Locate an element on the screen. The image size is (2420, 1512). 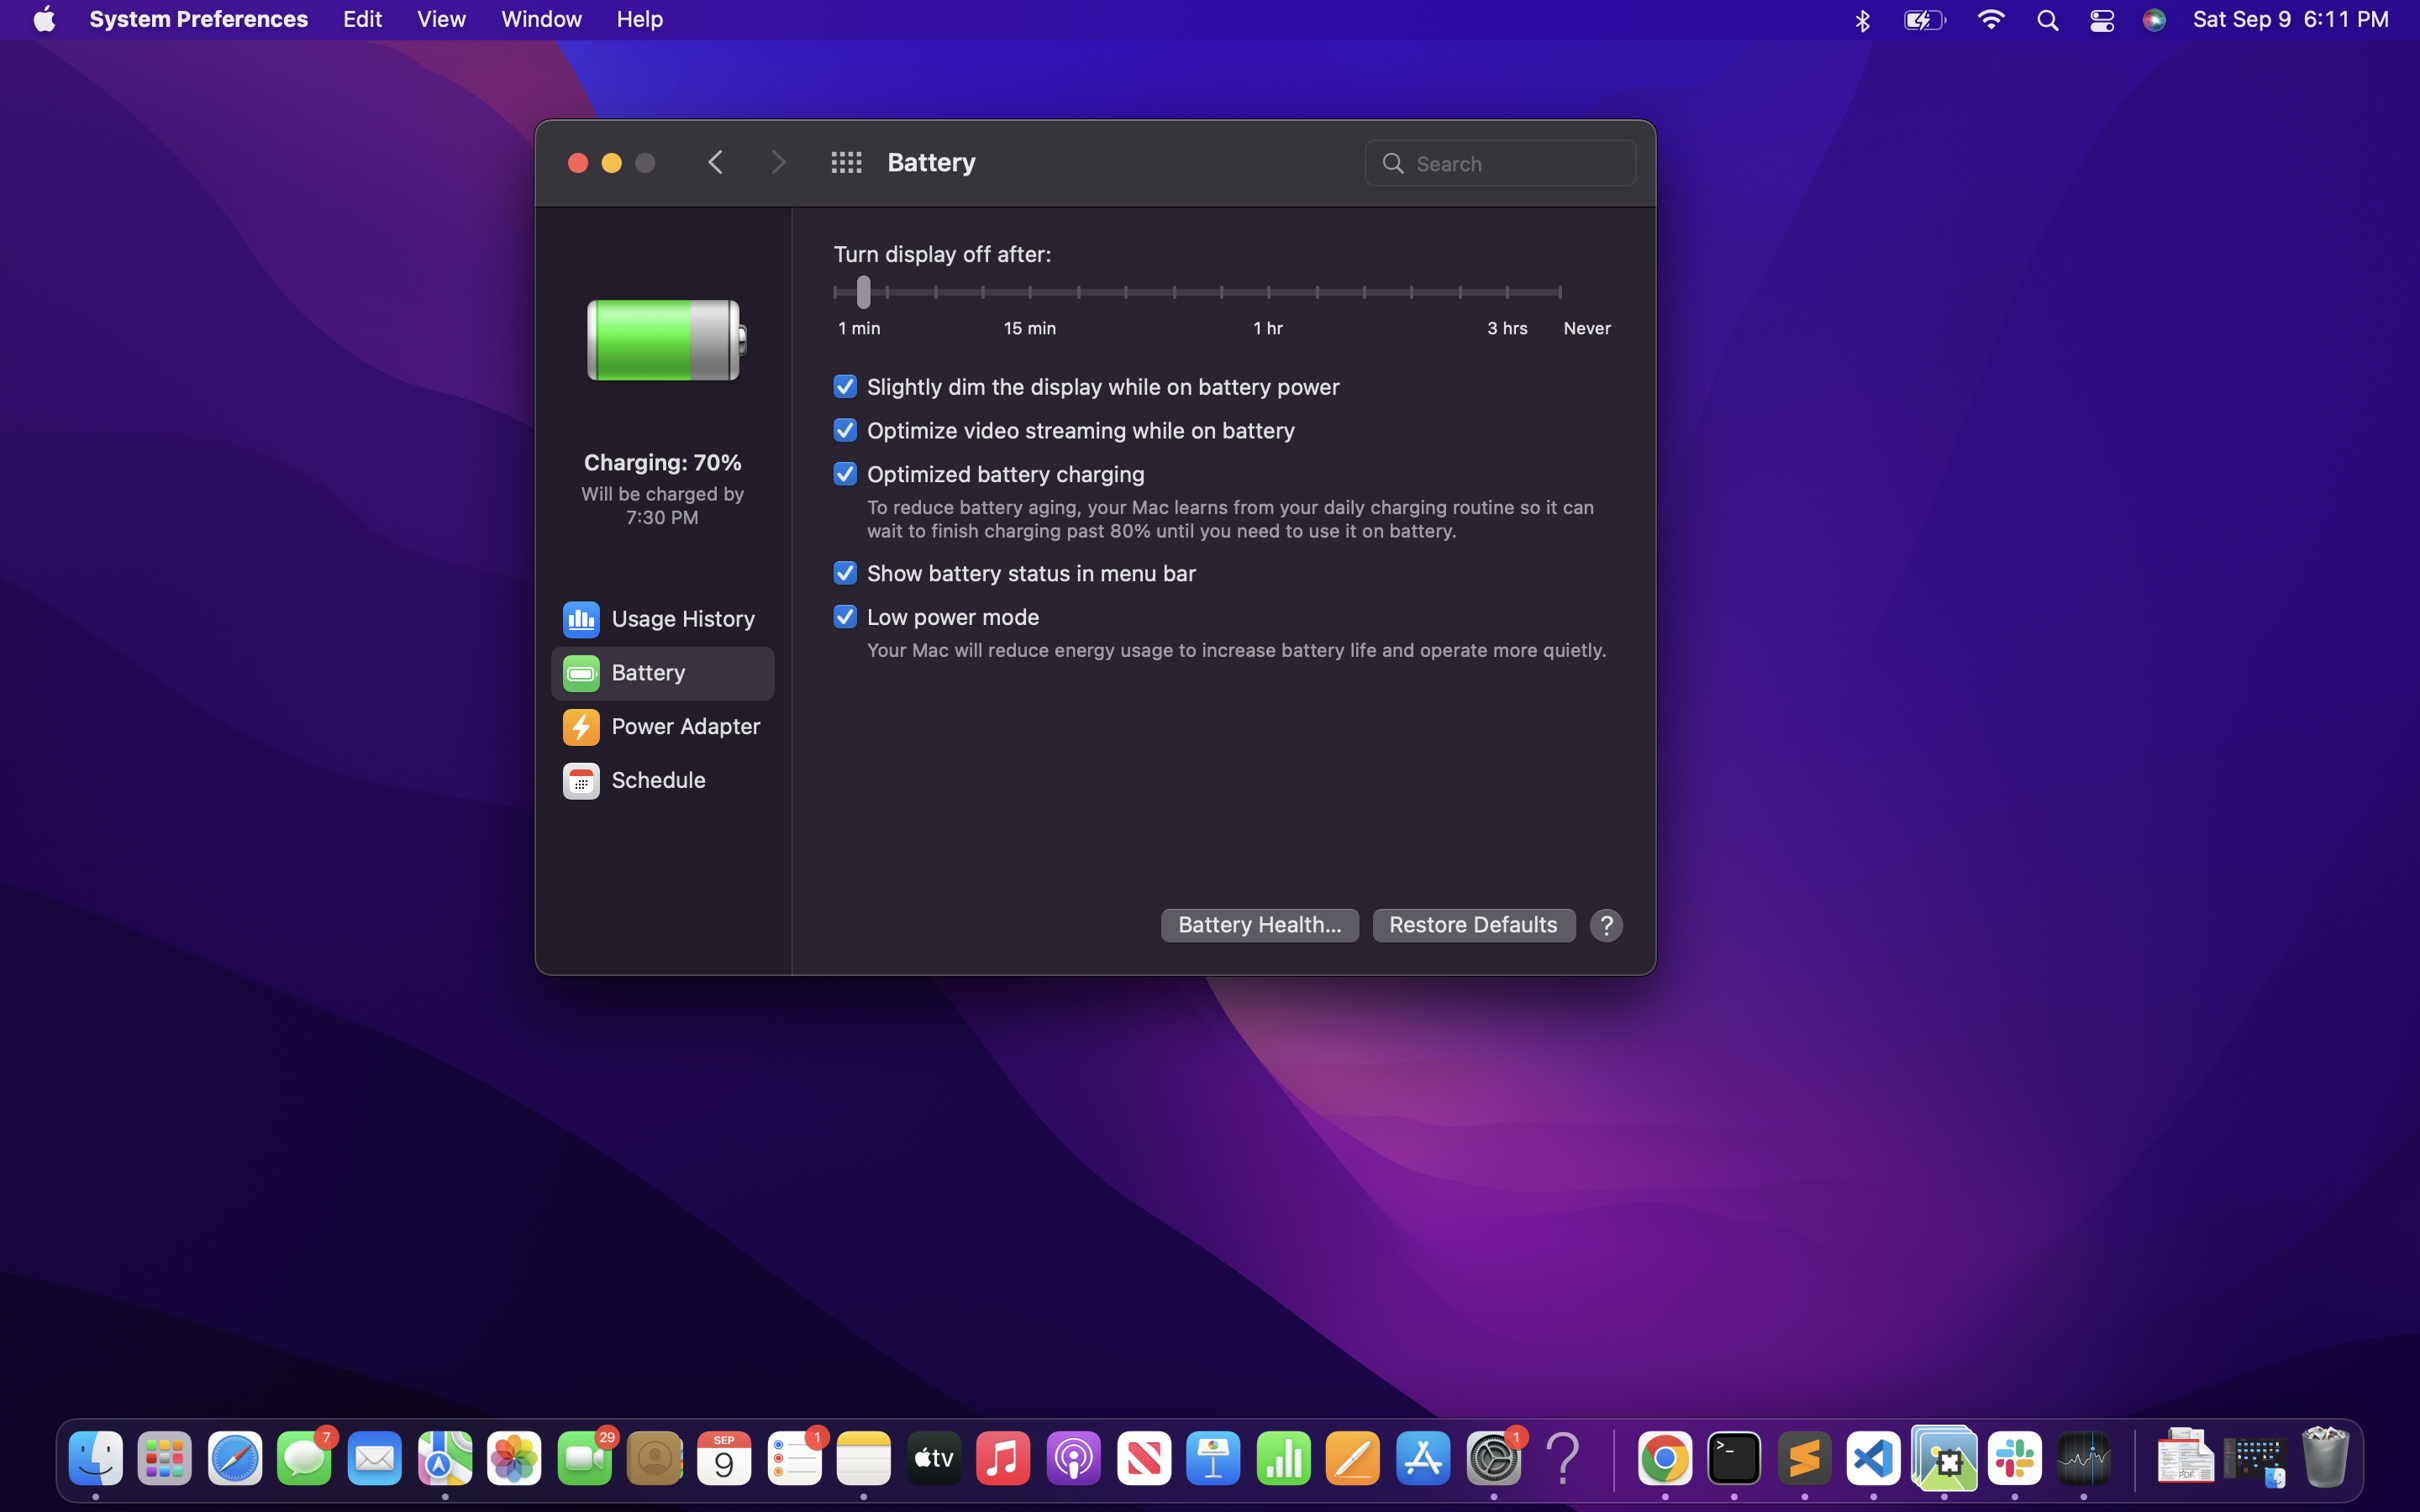
the configurations for the schedule is located at coordinates (660, 781).